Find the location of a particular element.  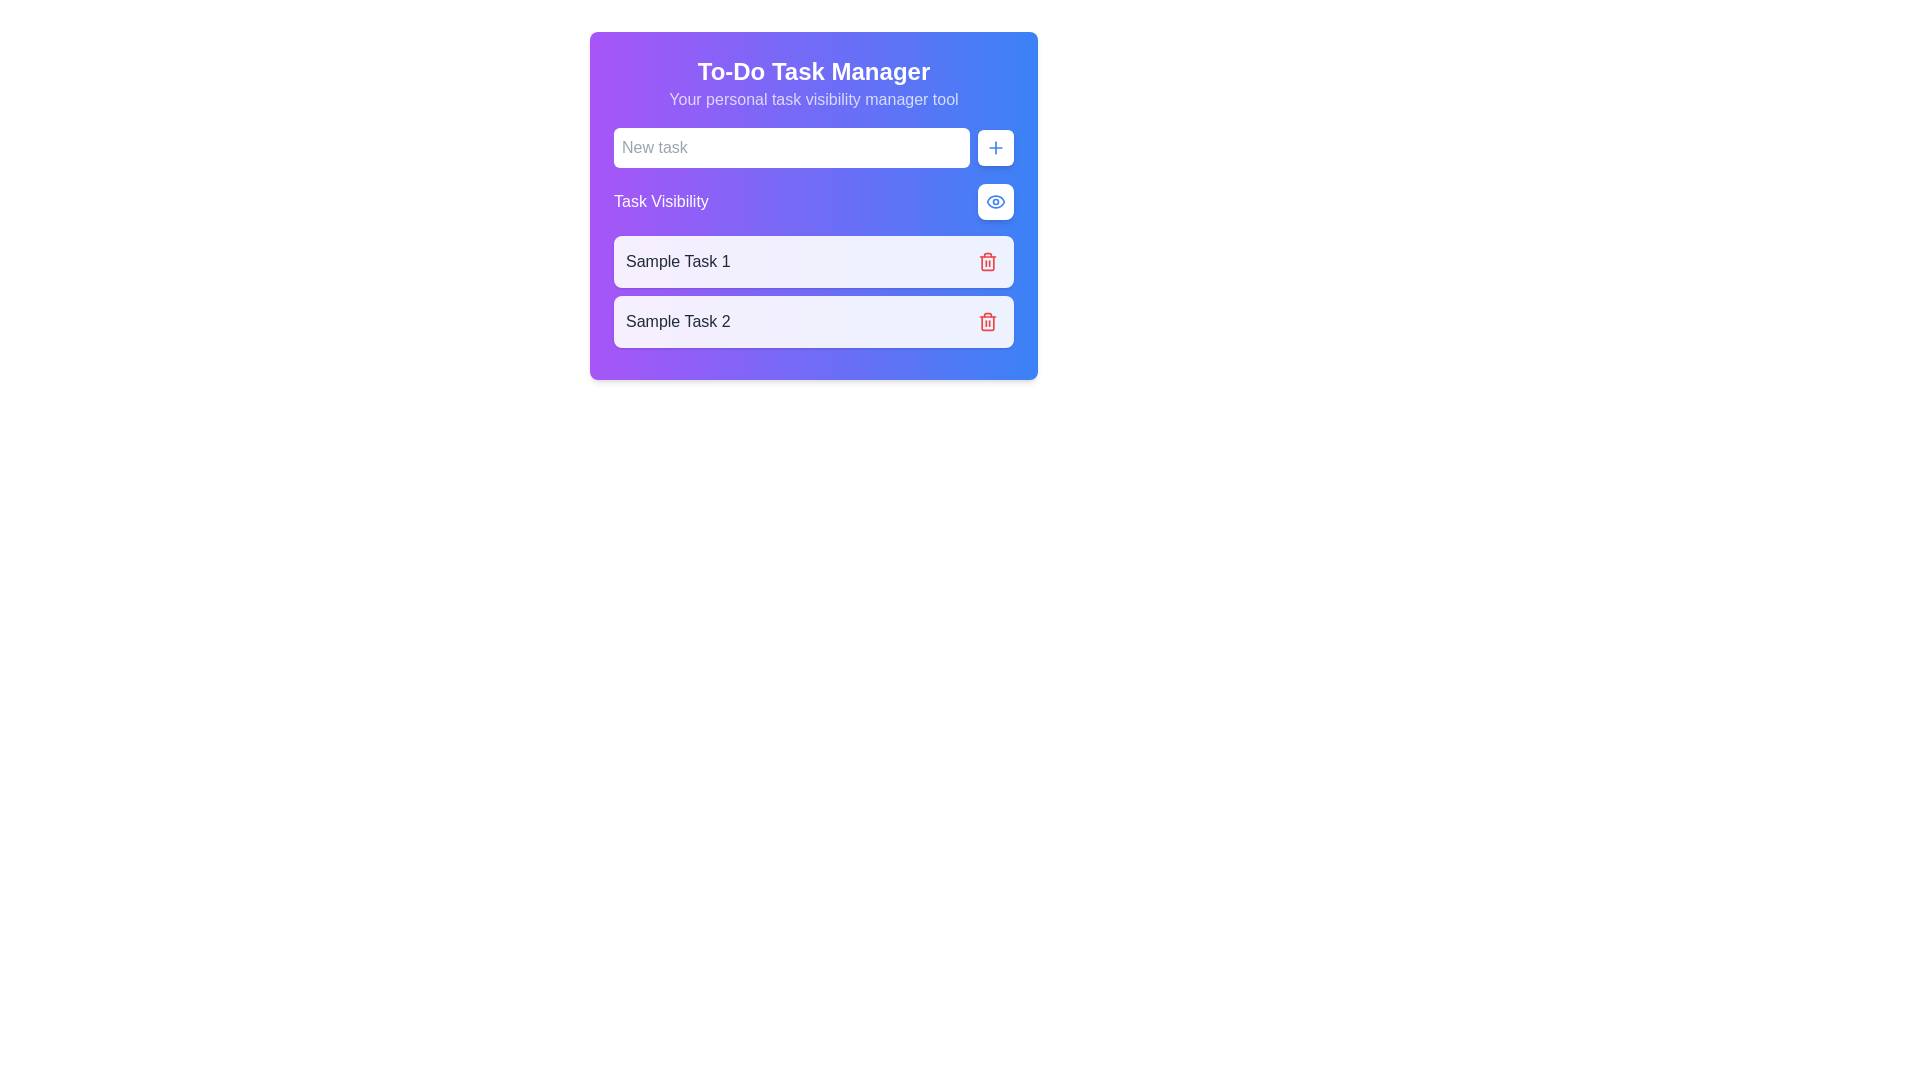

the label reading 'Sample Task 1' located in the top entry of the vertical list under 'Task Visibility', which is styled in gray and positioned inside a white rounded box to the left of a red trash can icon is located at coordinates (678, 261).